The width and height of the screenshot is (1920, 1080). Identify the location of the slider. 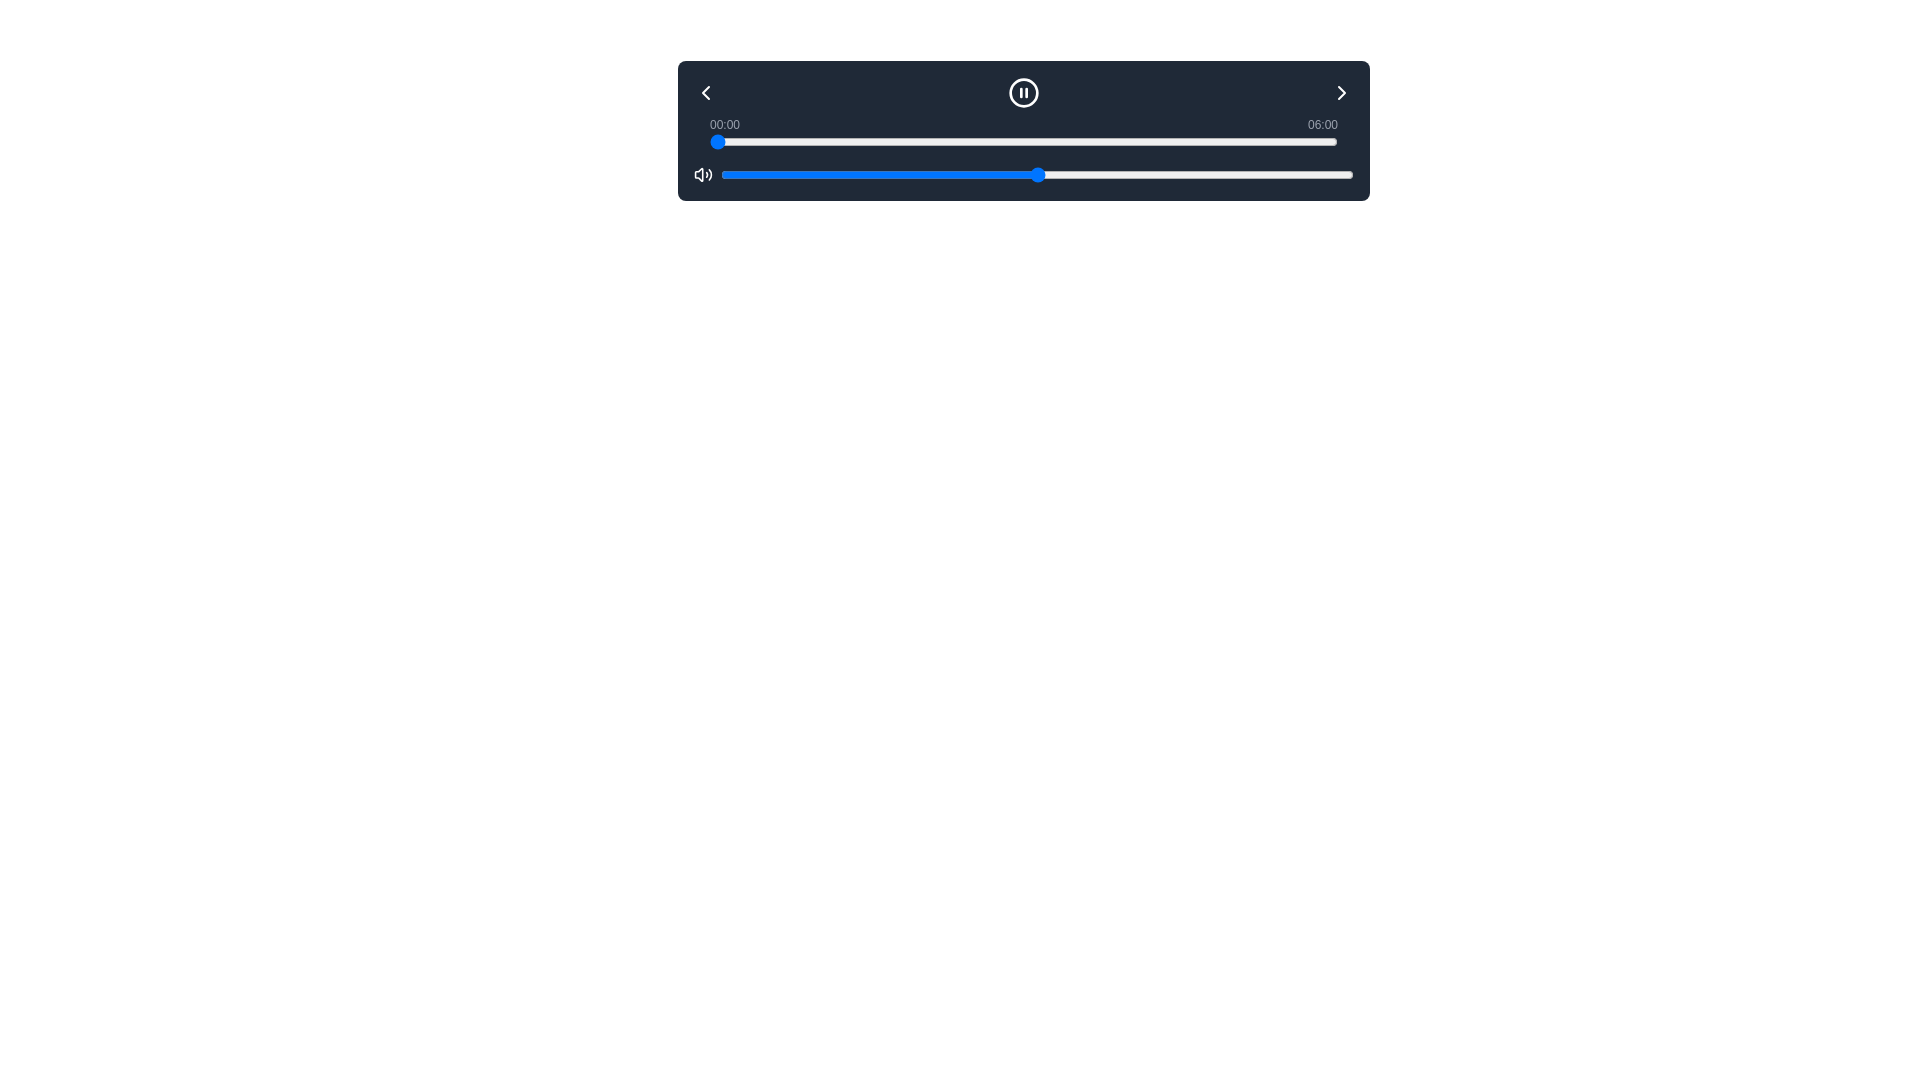
(782, 141).